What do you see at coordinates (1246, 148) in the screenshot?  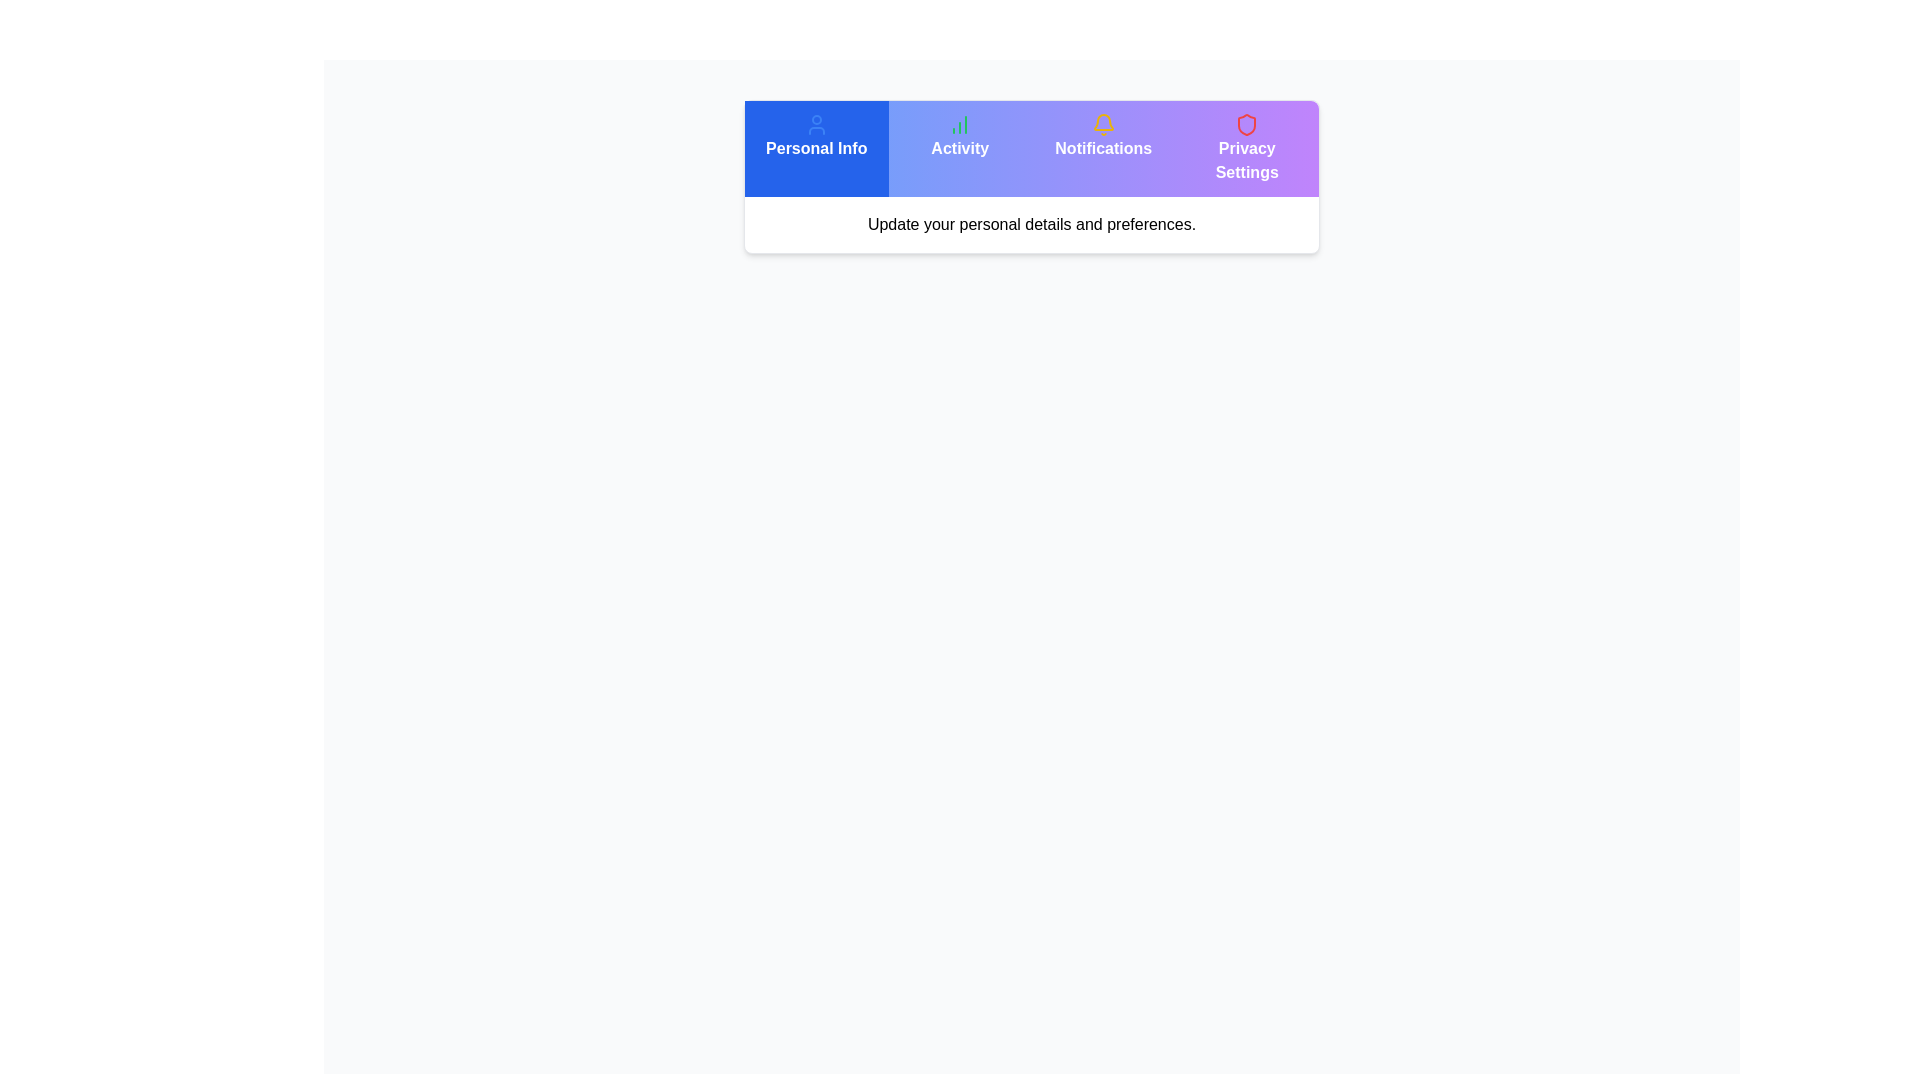 I see `the Privacy Settings tab` at bounding box center [1246, 148].